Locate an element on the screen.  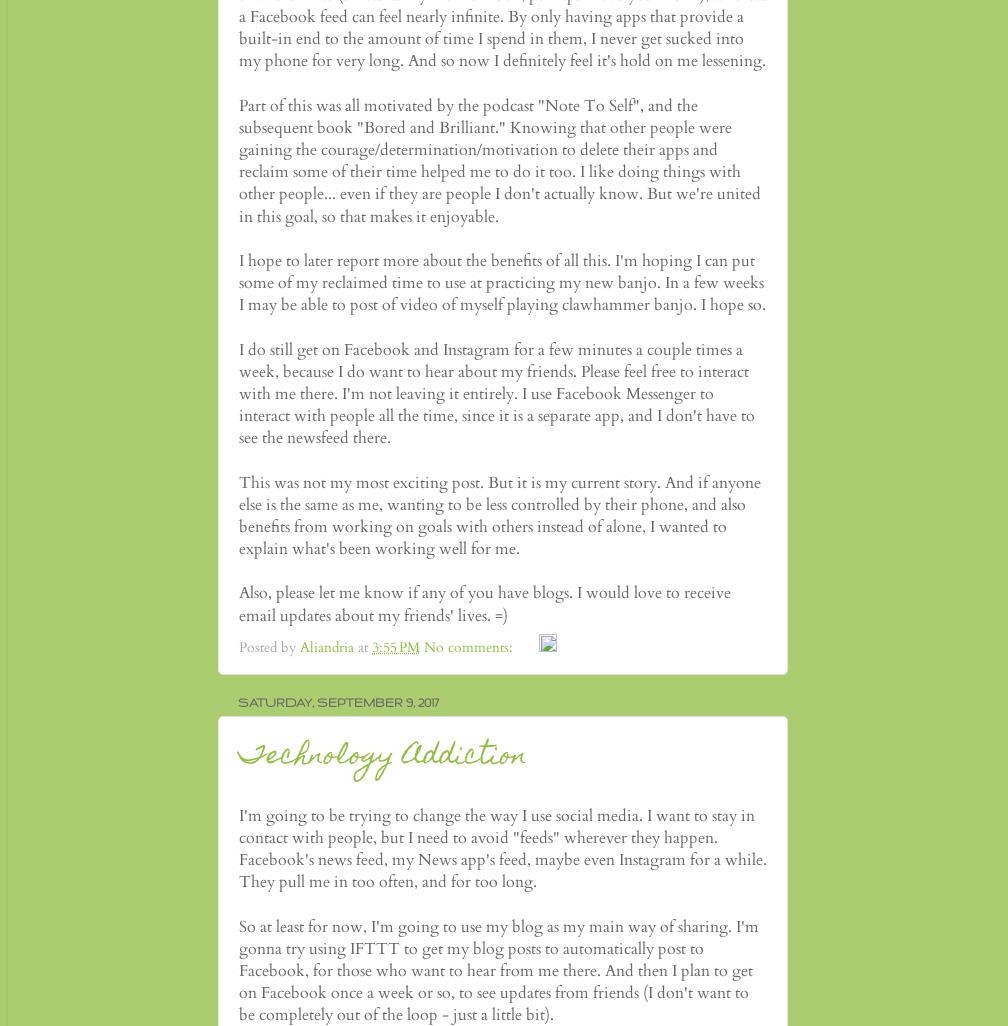
'Aliandria' is located at coordinates (326, 647).